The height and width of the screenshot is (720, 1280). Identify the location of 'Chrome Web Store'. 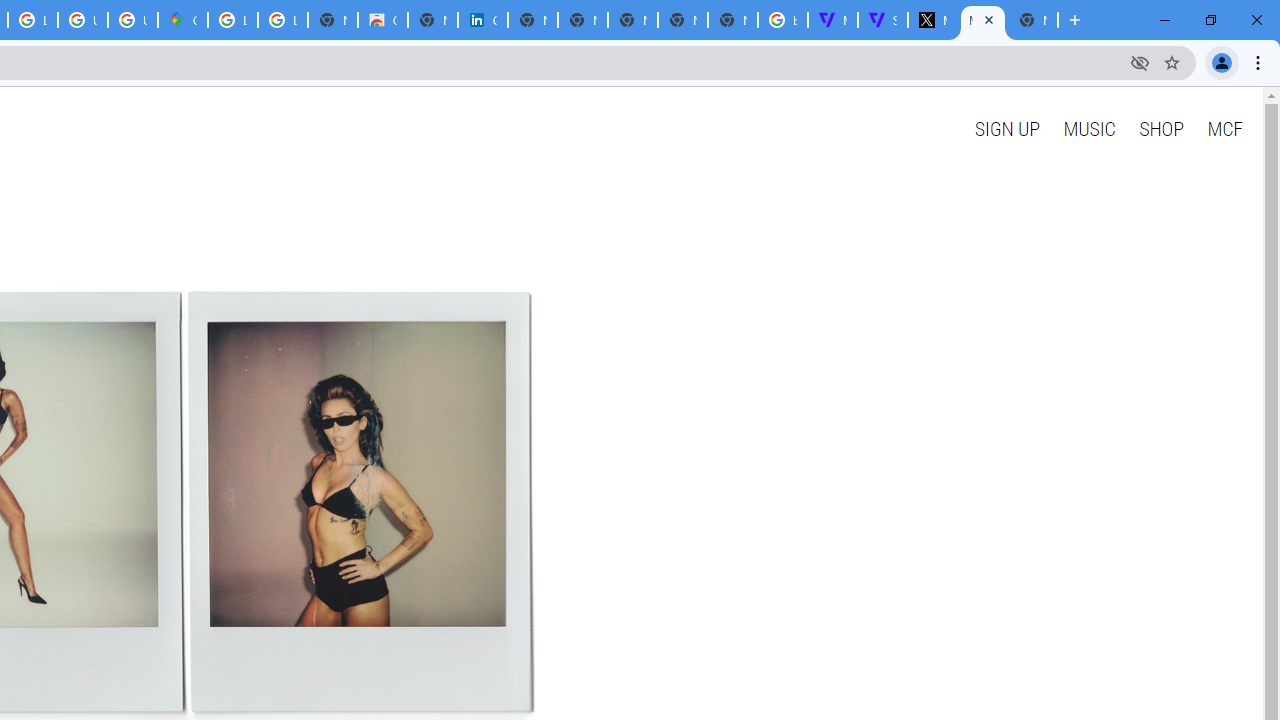
(383, 20).